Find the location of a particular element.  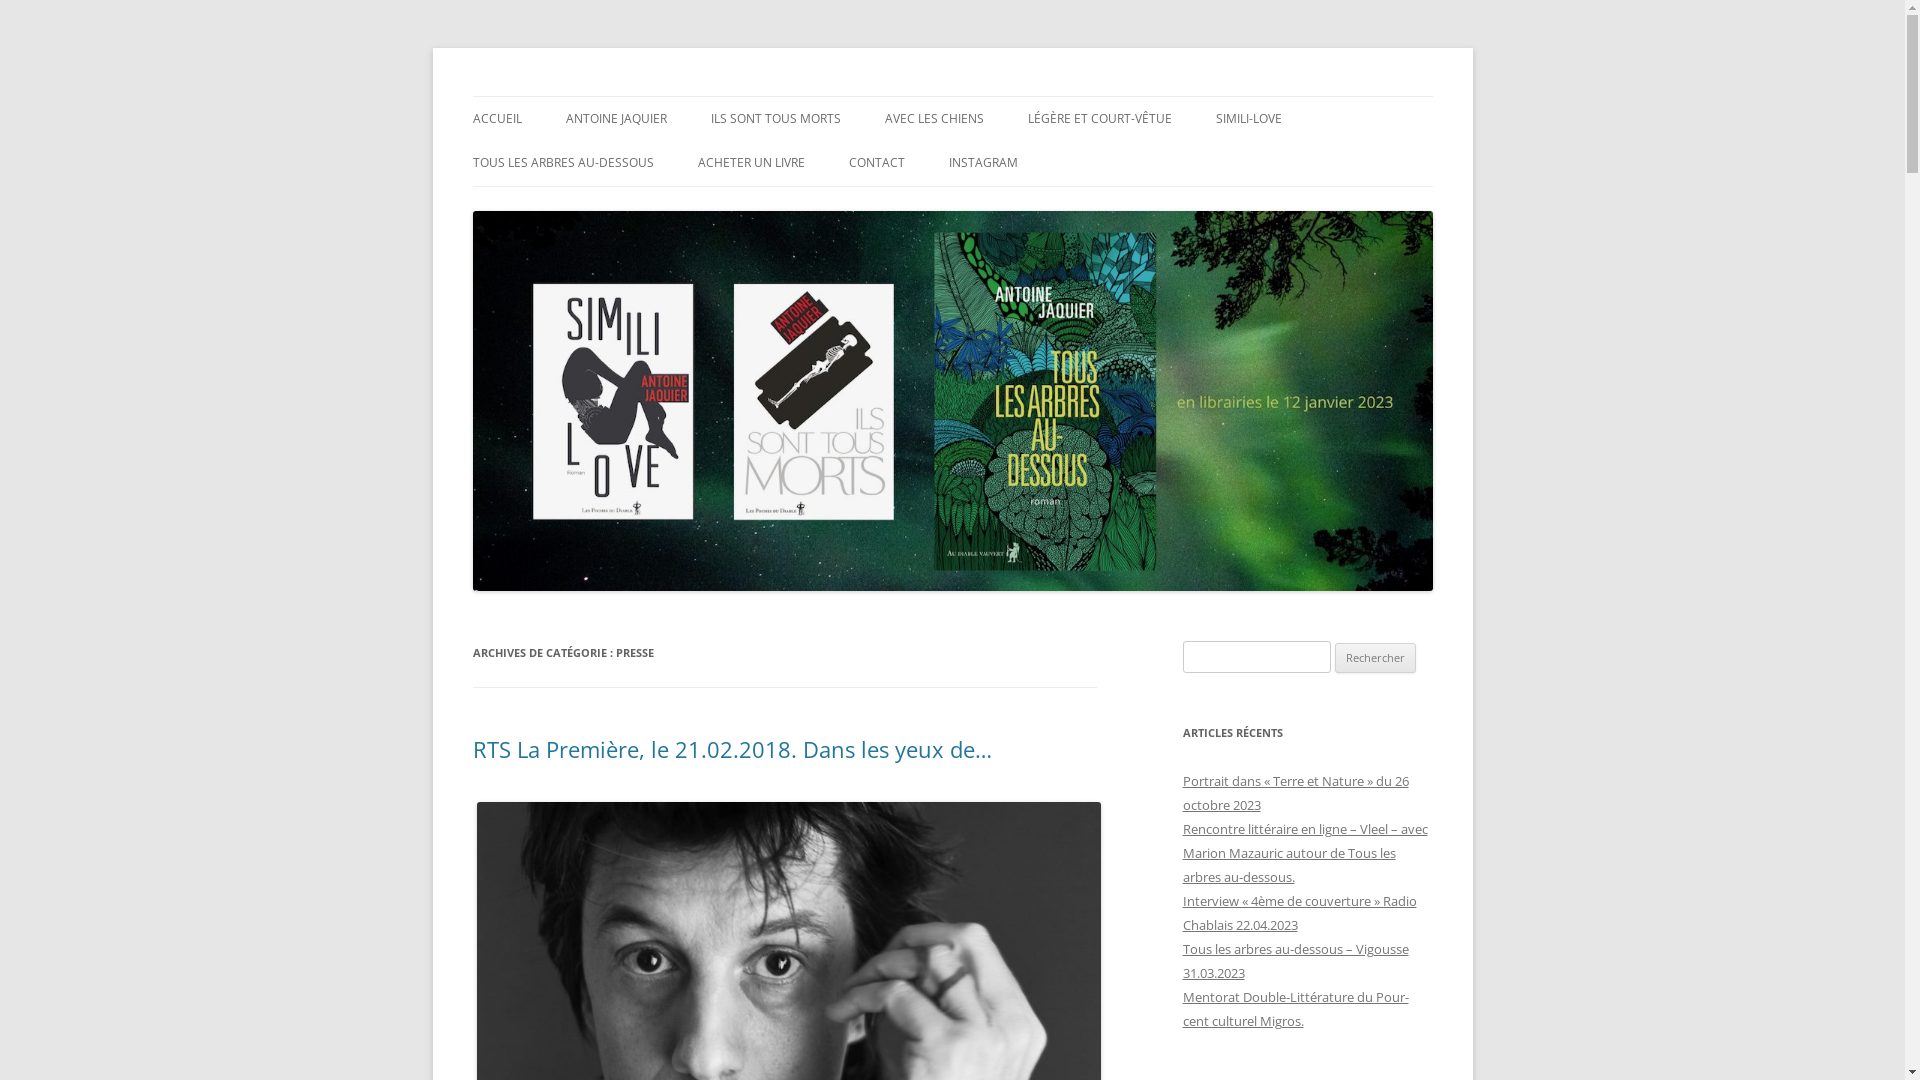

'ACCUEIL' is located at coordinates (470, 119).